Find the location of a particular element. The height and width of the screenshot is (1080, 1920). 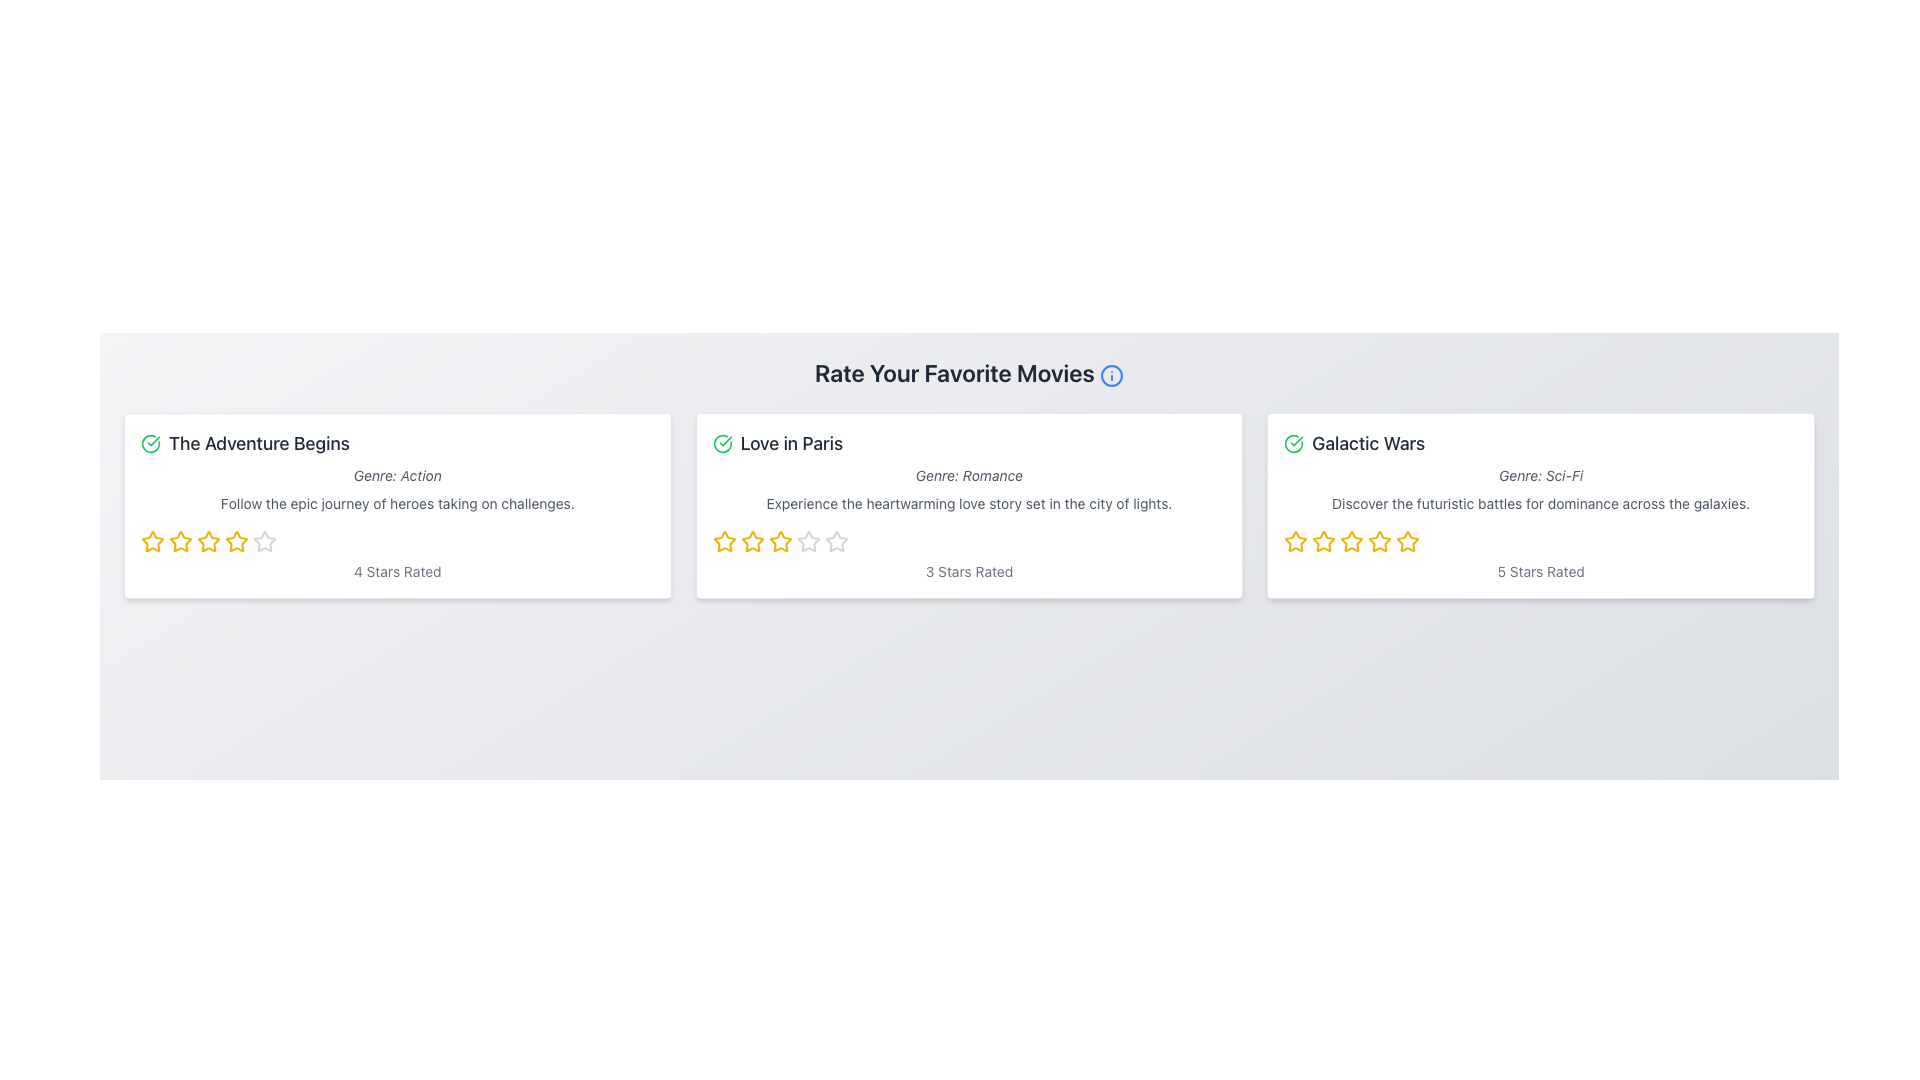

the fourth star in the five-star rating system located underneath the text 'Galactic Wars' in the third card is located at coordinates (1352, 542).